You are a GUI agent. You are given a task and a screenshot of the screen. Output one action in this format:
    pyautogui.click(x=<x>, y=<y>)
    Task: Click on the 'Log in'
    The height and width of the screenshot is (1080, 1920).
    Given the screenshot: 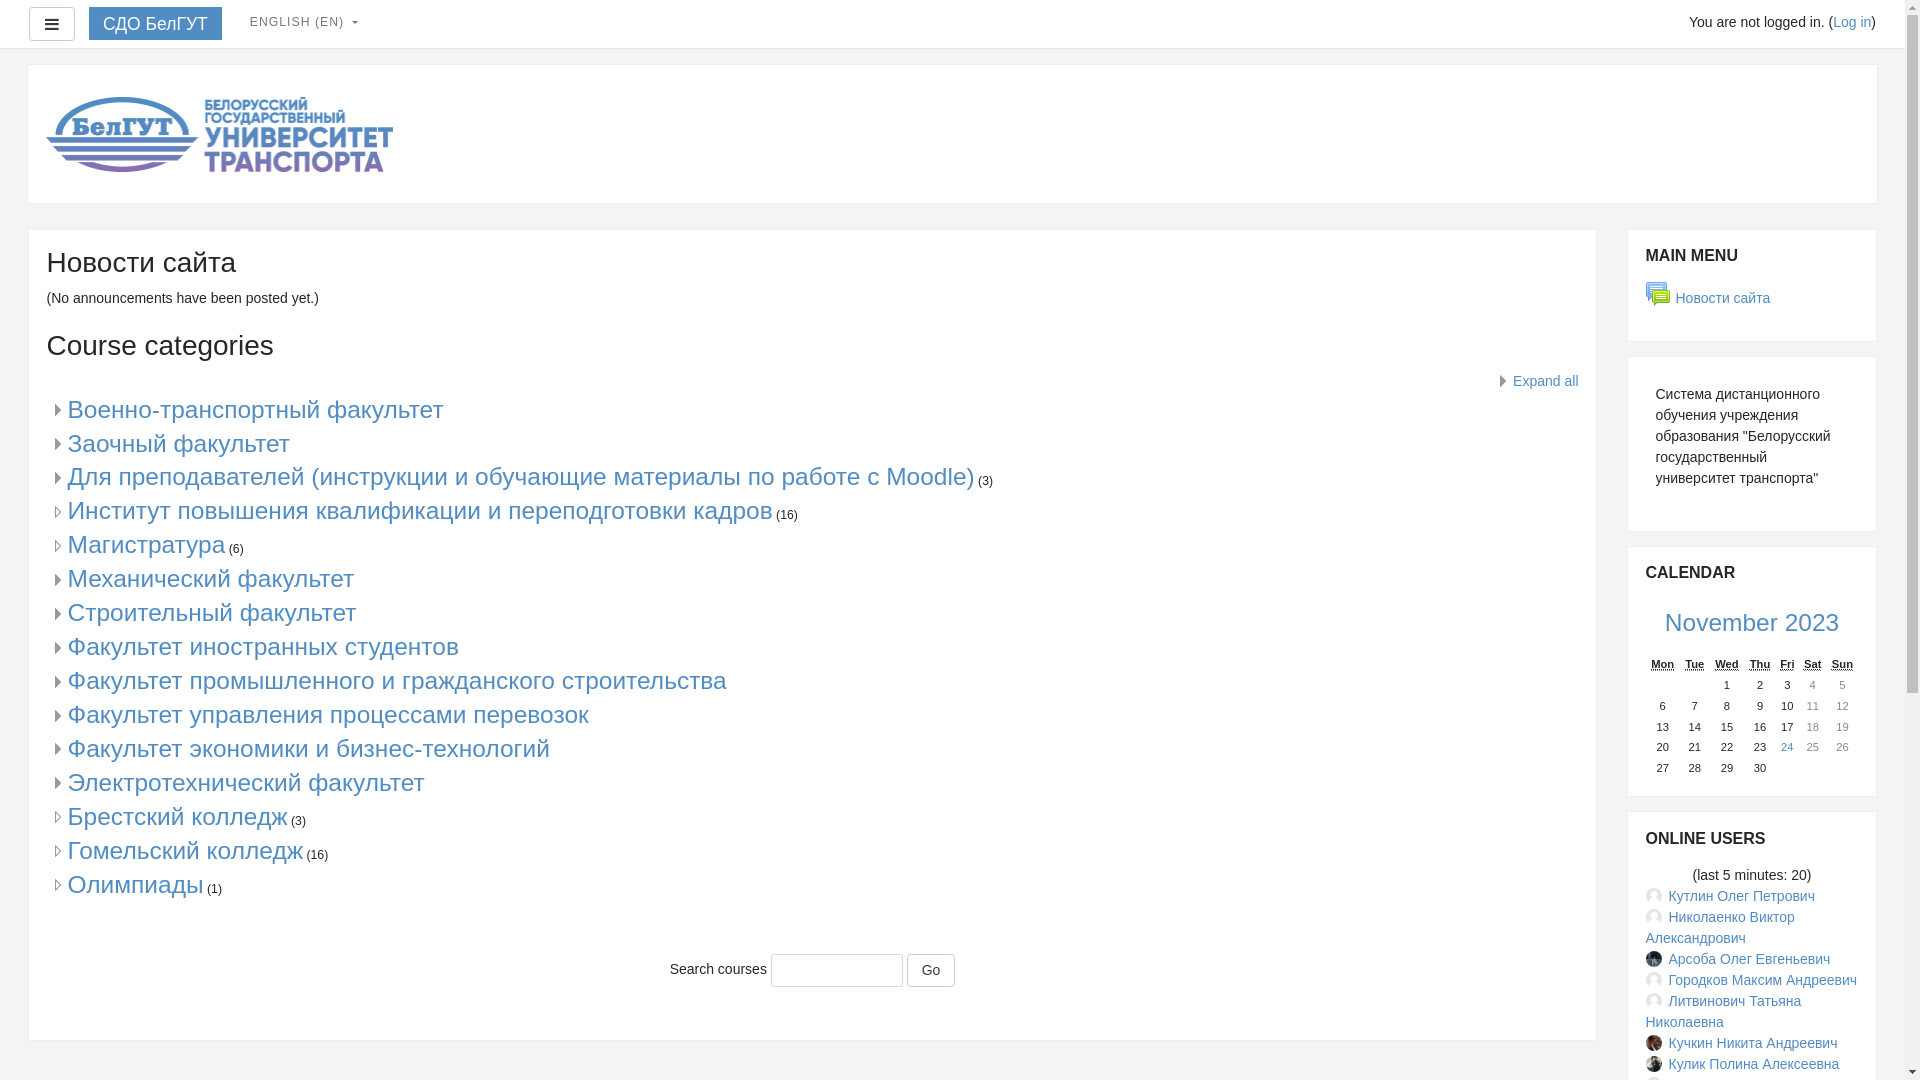 What is the action you would take?
    pyautogui.click(x=1833, y=22)
    